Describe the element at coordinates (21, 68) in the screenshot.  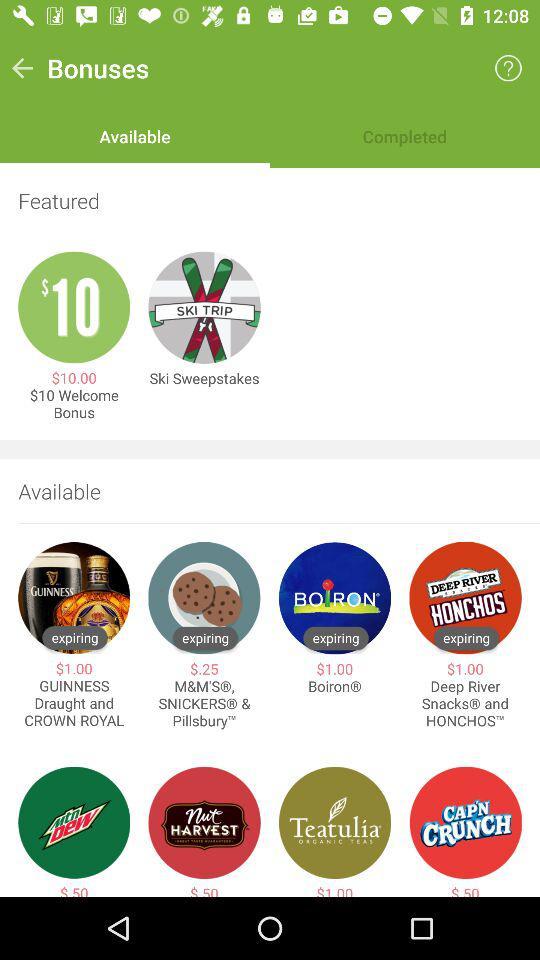
I see `the icon to the left of the bonuses icon` at that location.